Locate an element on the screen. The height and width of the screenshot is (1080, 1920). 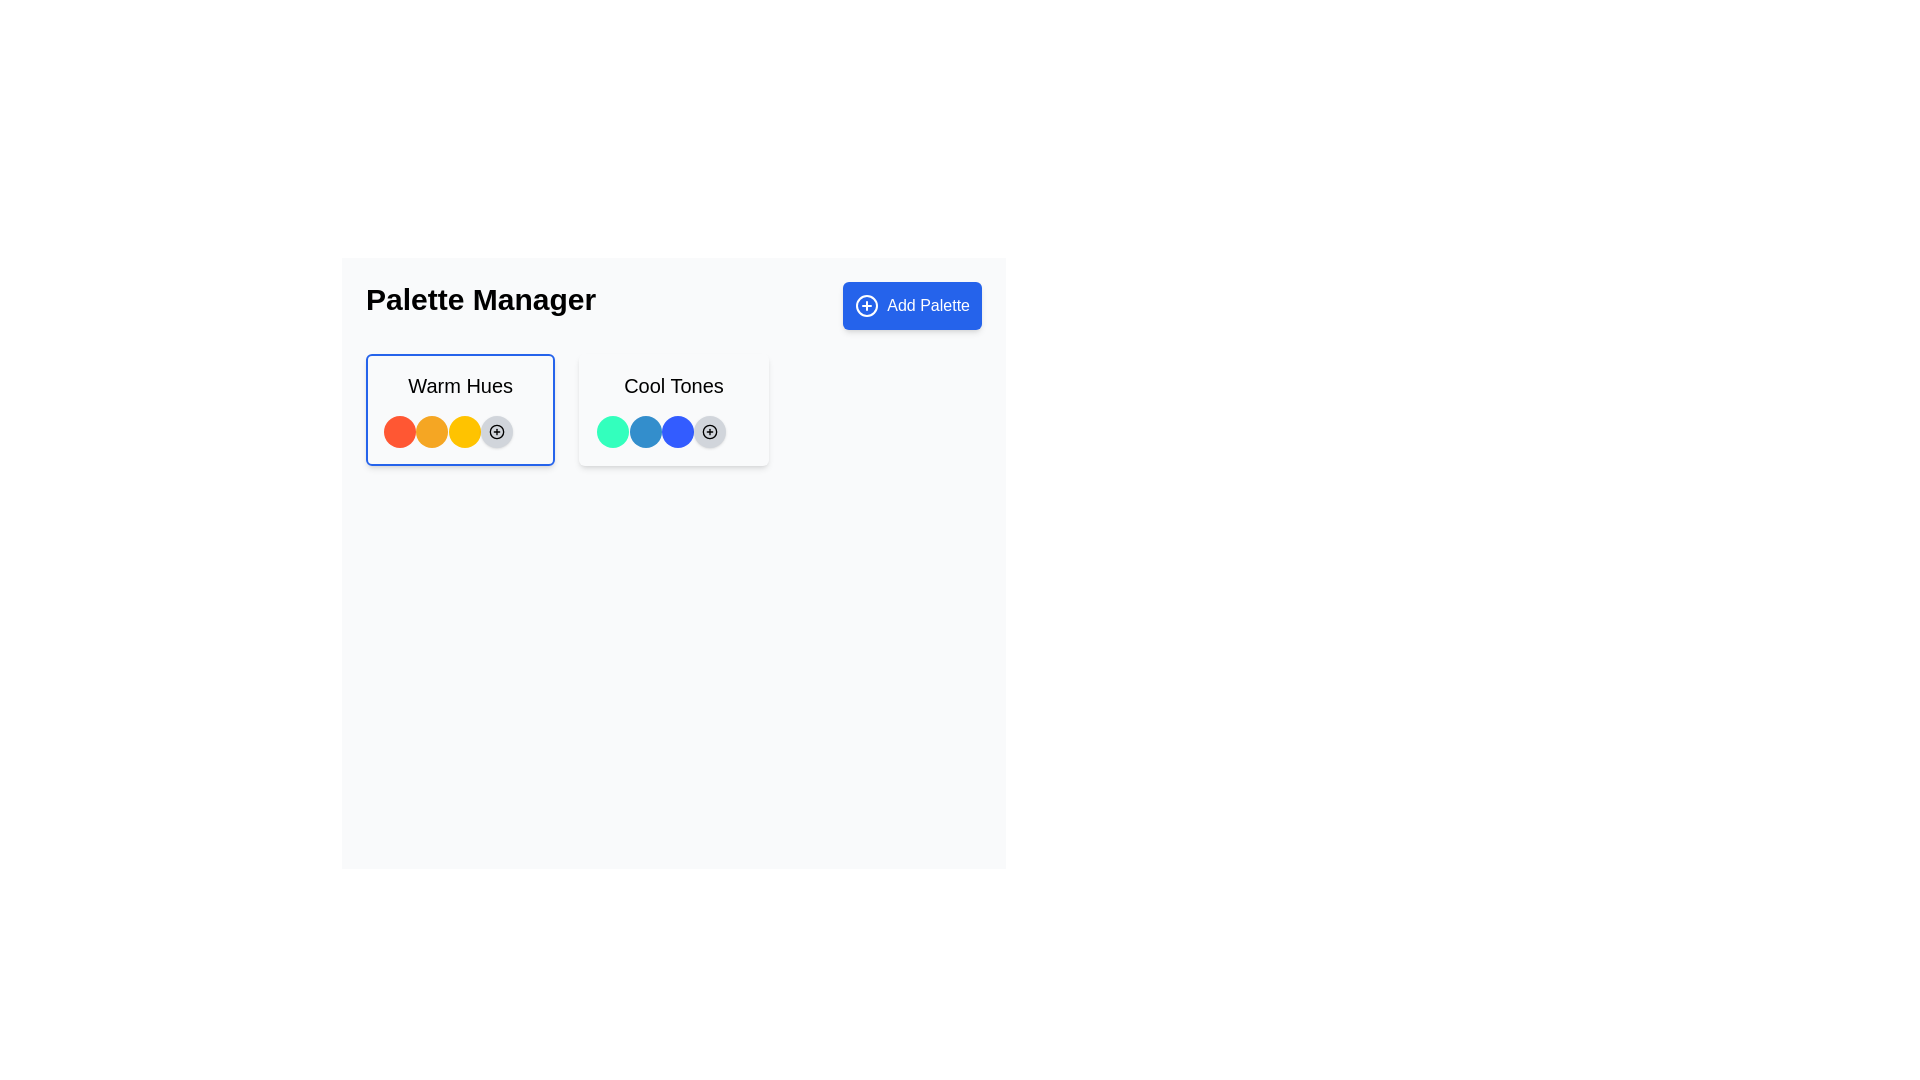
the text 'Cool Tones' is located at coordinates (673, 385).